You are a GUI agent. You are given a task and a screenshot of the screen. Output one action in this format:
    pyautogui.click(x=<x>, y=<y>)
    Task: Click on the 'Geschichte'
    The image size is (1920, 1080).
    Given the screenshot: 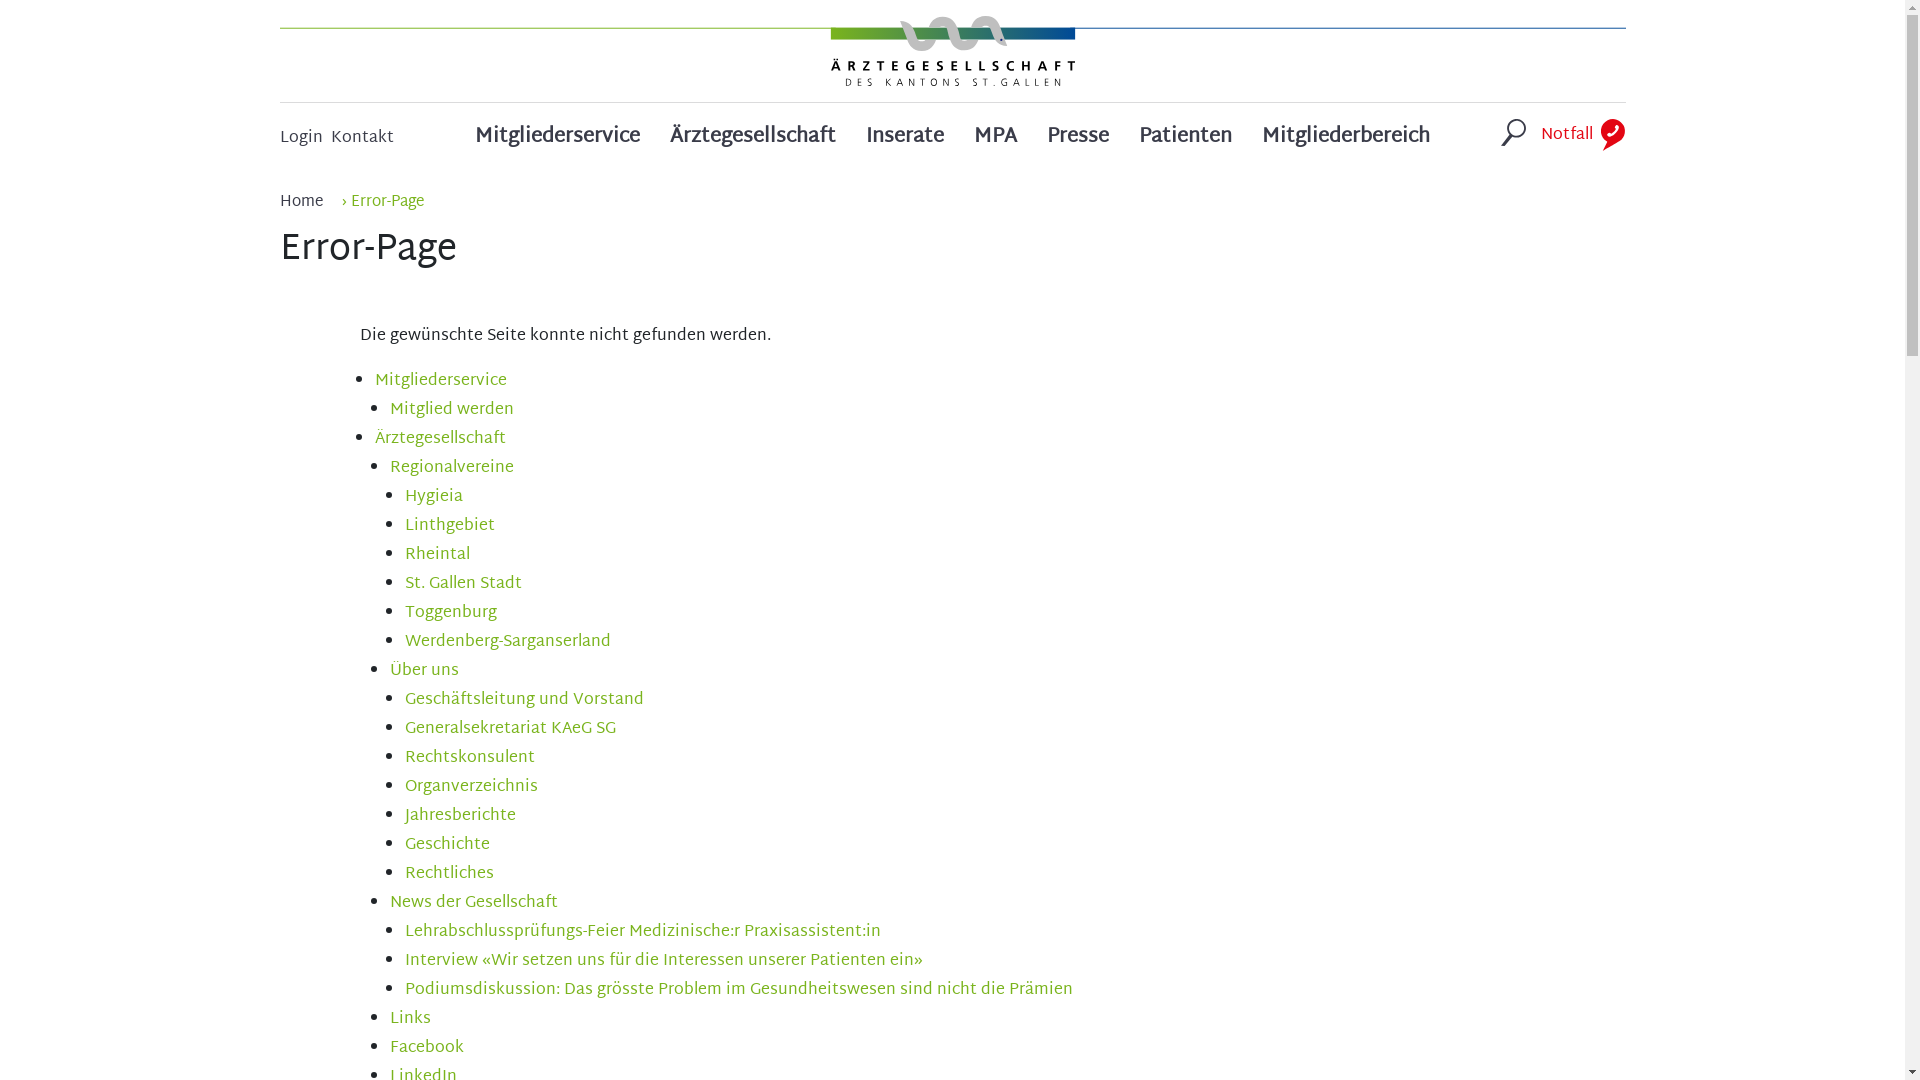 What is the action you would take?
    pyautogui.click(x=402, y=845)
    